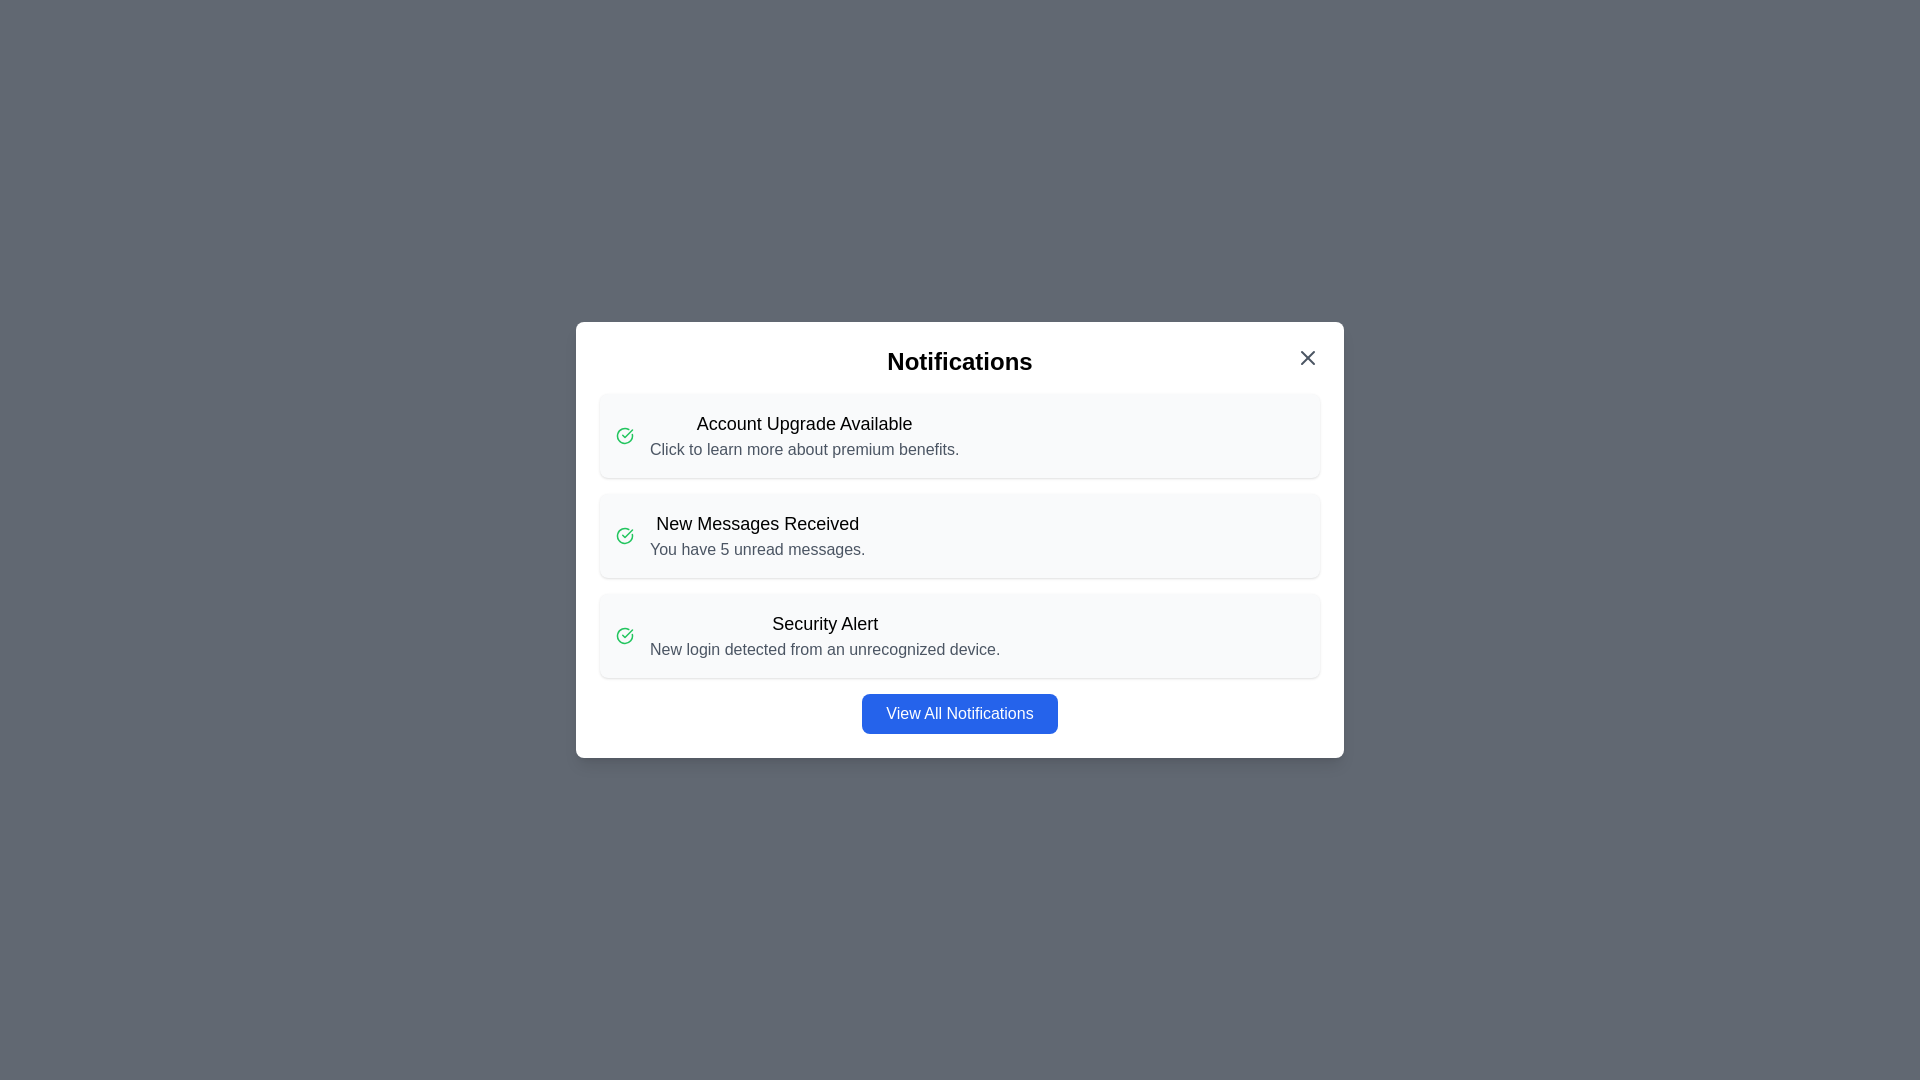 This screenshot has height=1080, width=1920. What do you see at coordinates (960, 535) in the screenshot?
I see `the second notification box that informs the user about new unread messages located between 'Account Upgrade Available' and 'Security Alert'` at bounding box center [960, 535].